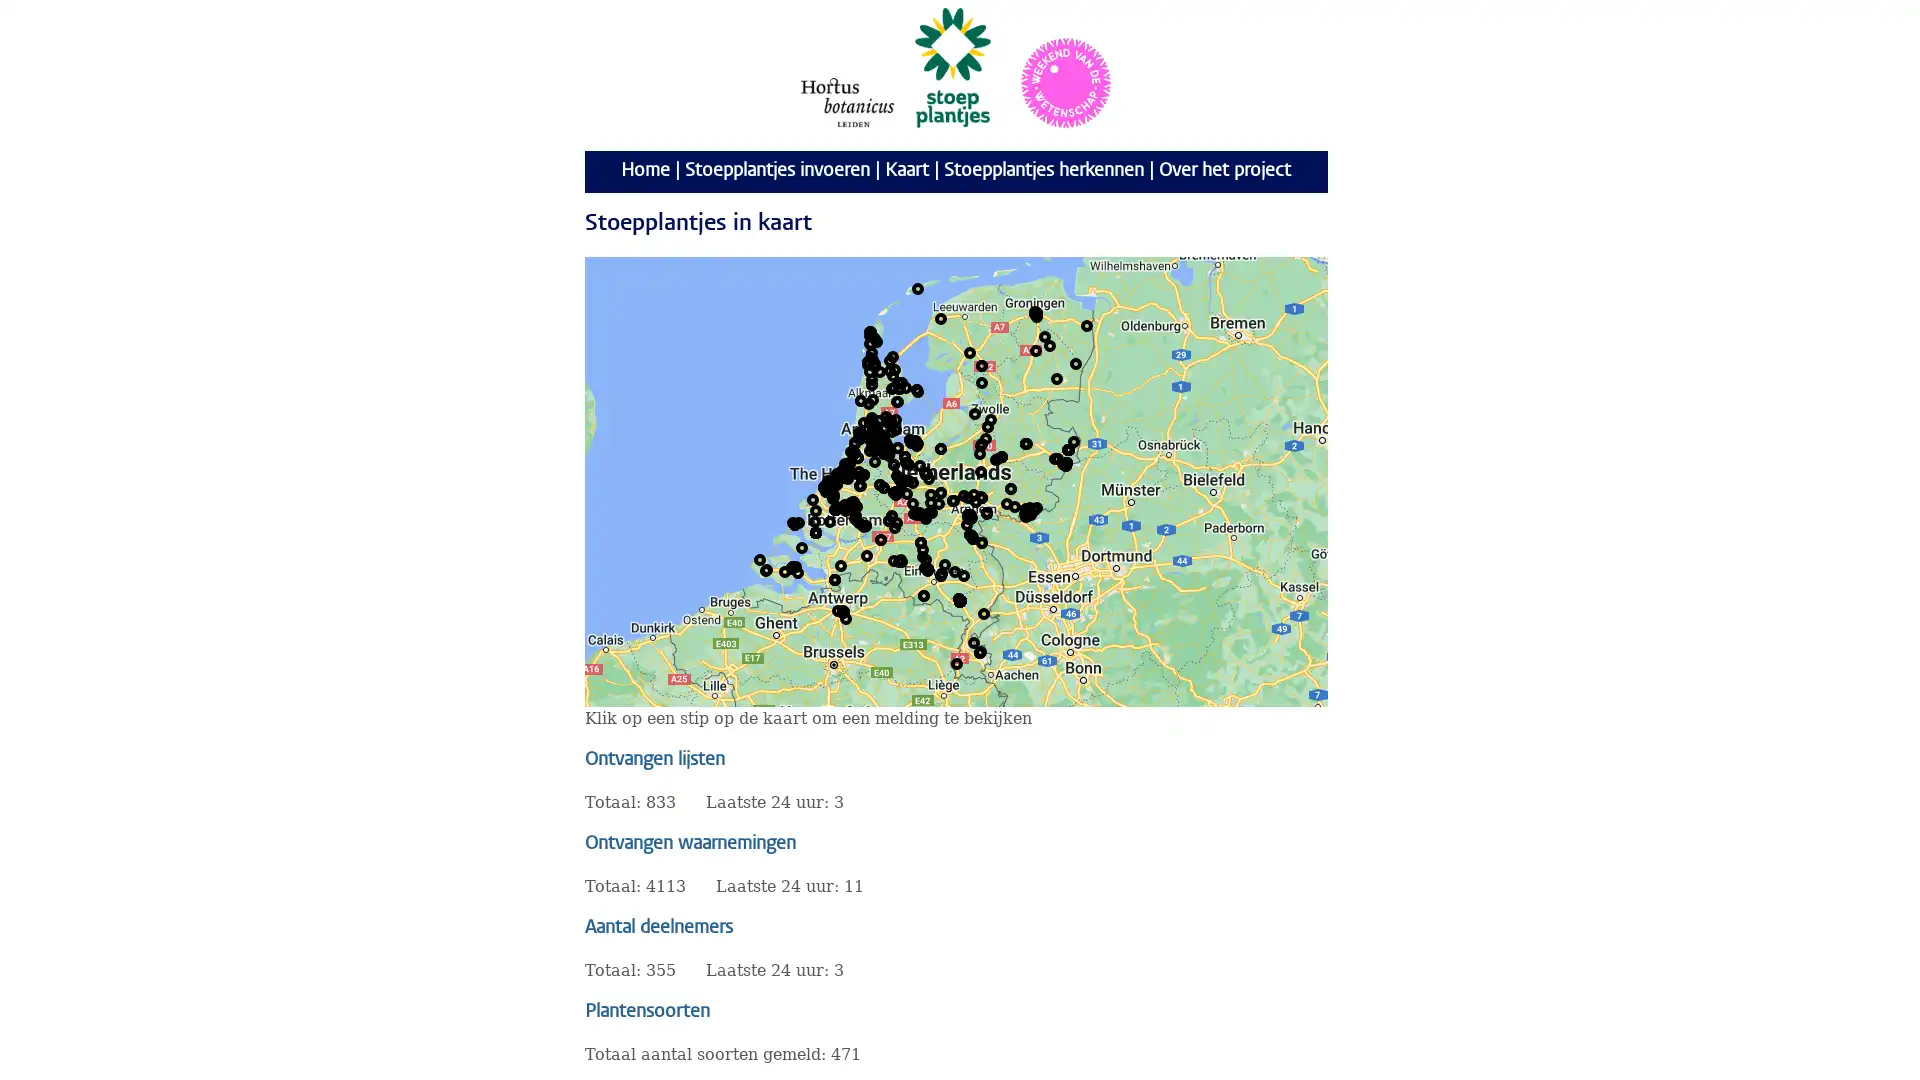 The height and width of the screenshot is (1080, 1920). What do you see at coordinates (887, 450) in the screenshot?
I see `Telling van op 04 juni 2022` at bounding box center [887, 450].